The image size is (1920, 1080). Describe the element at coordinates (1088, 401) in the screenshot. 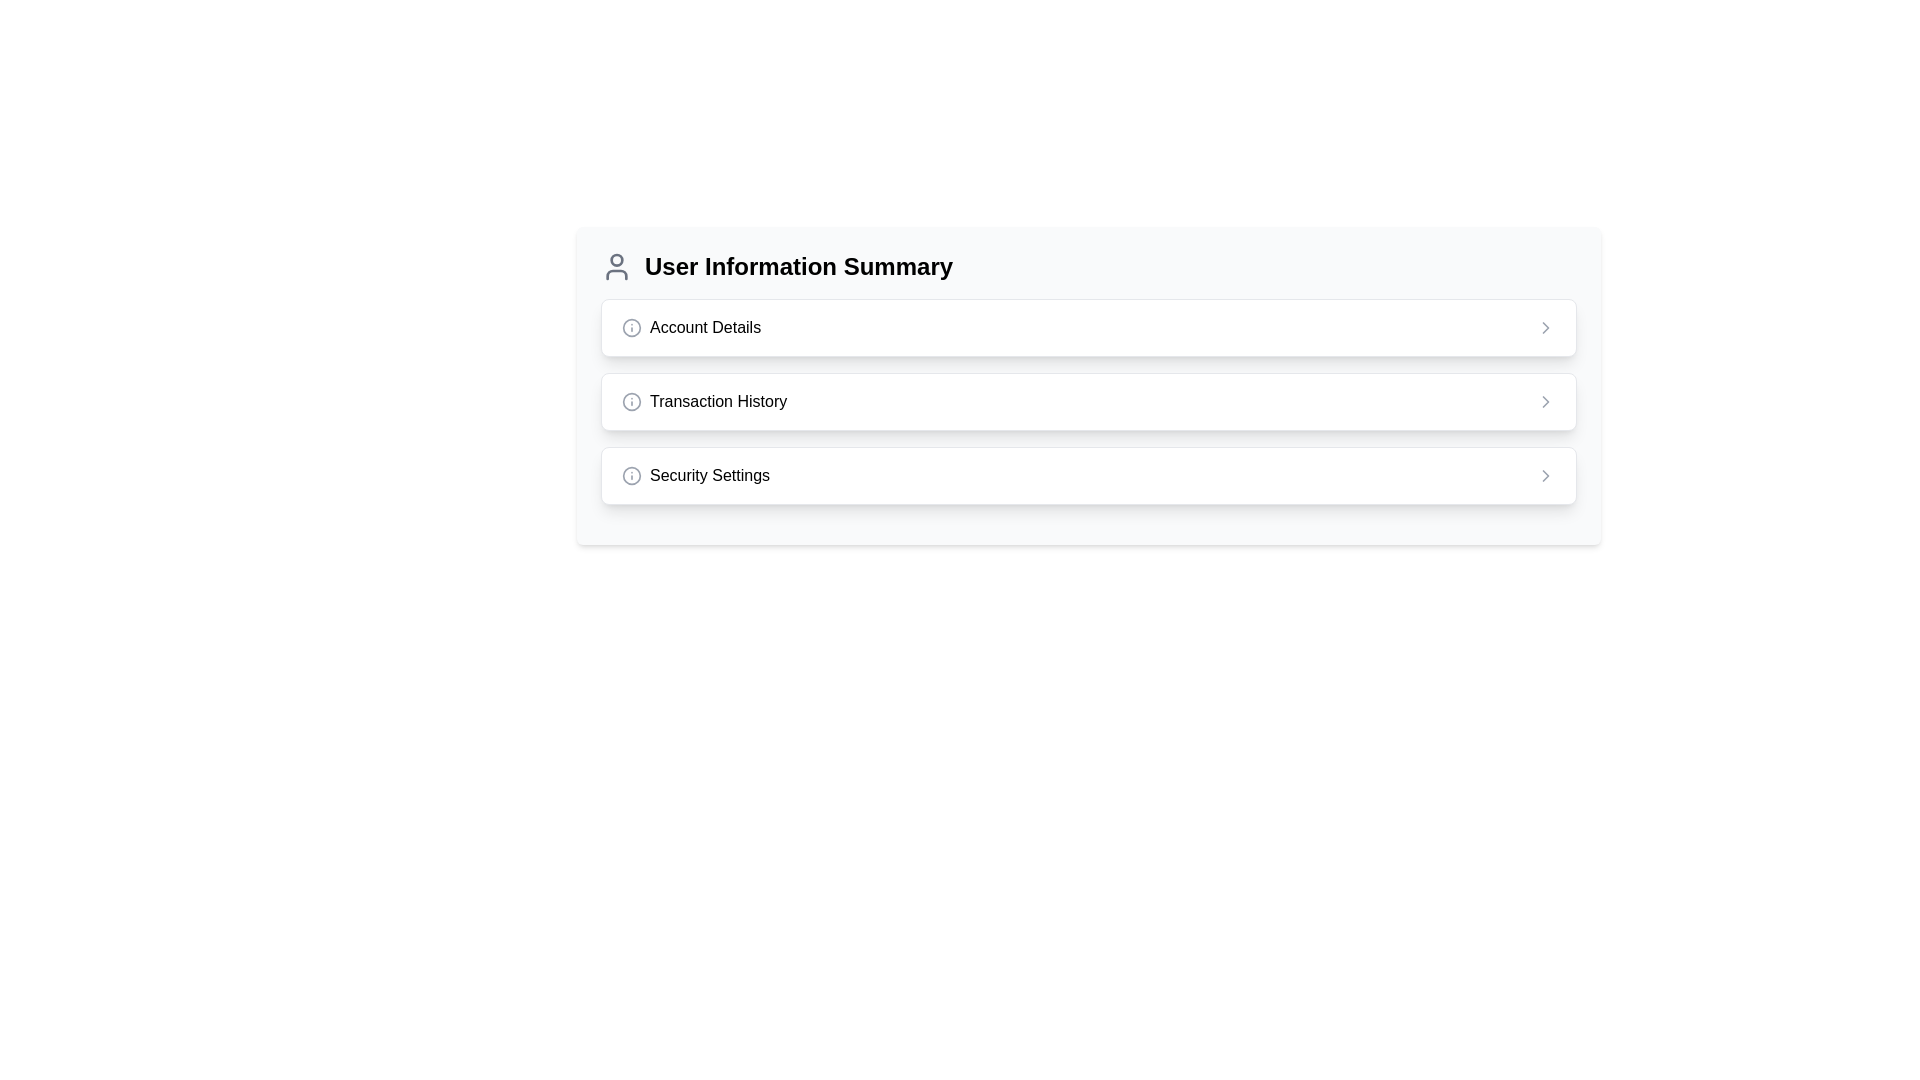

I see `the clickable list item for transaction history under the 'User Information Summary' section` at that location.